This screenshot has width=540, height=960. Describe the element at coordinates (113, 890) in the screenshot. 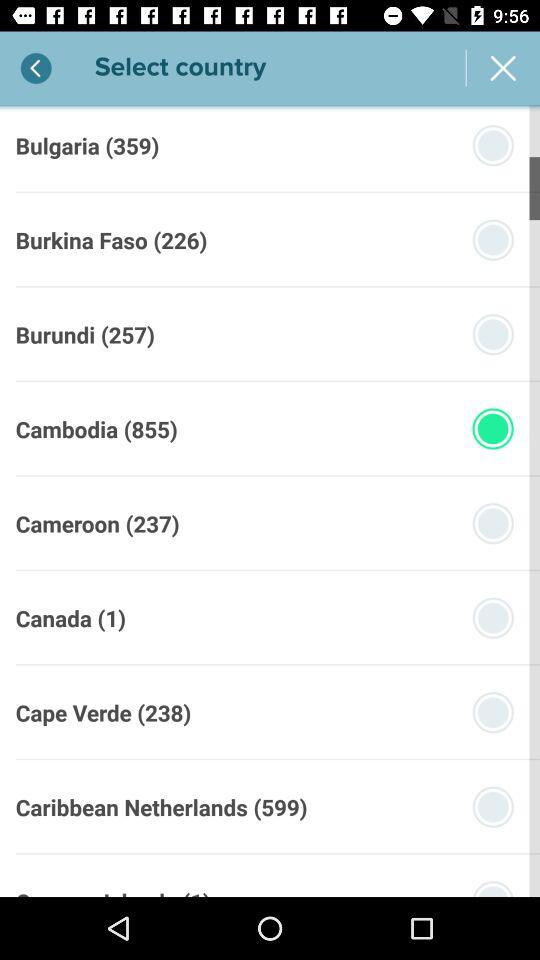

I see `cayman islands (1)` at that location.